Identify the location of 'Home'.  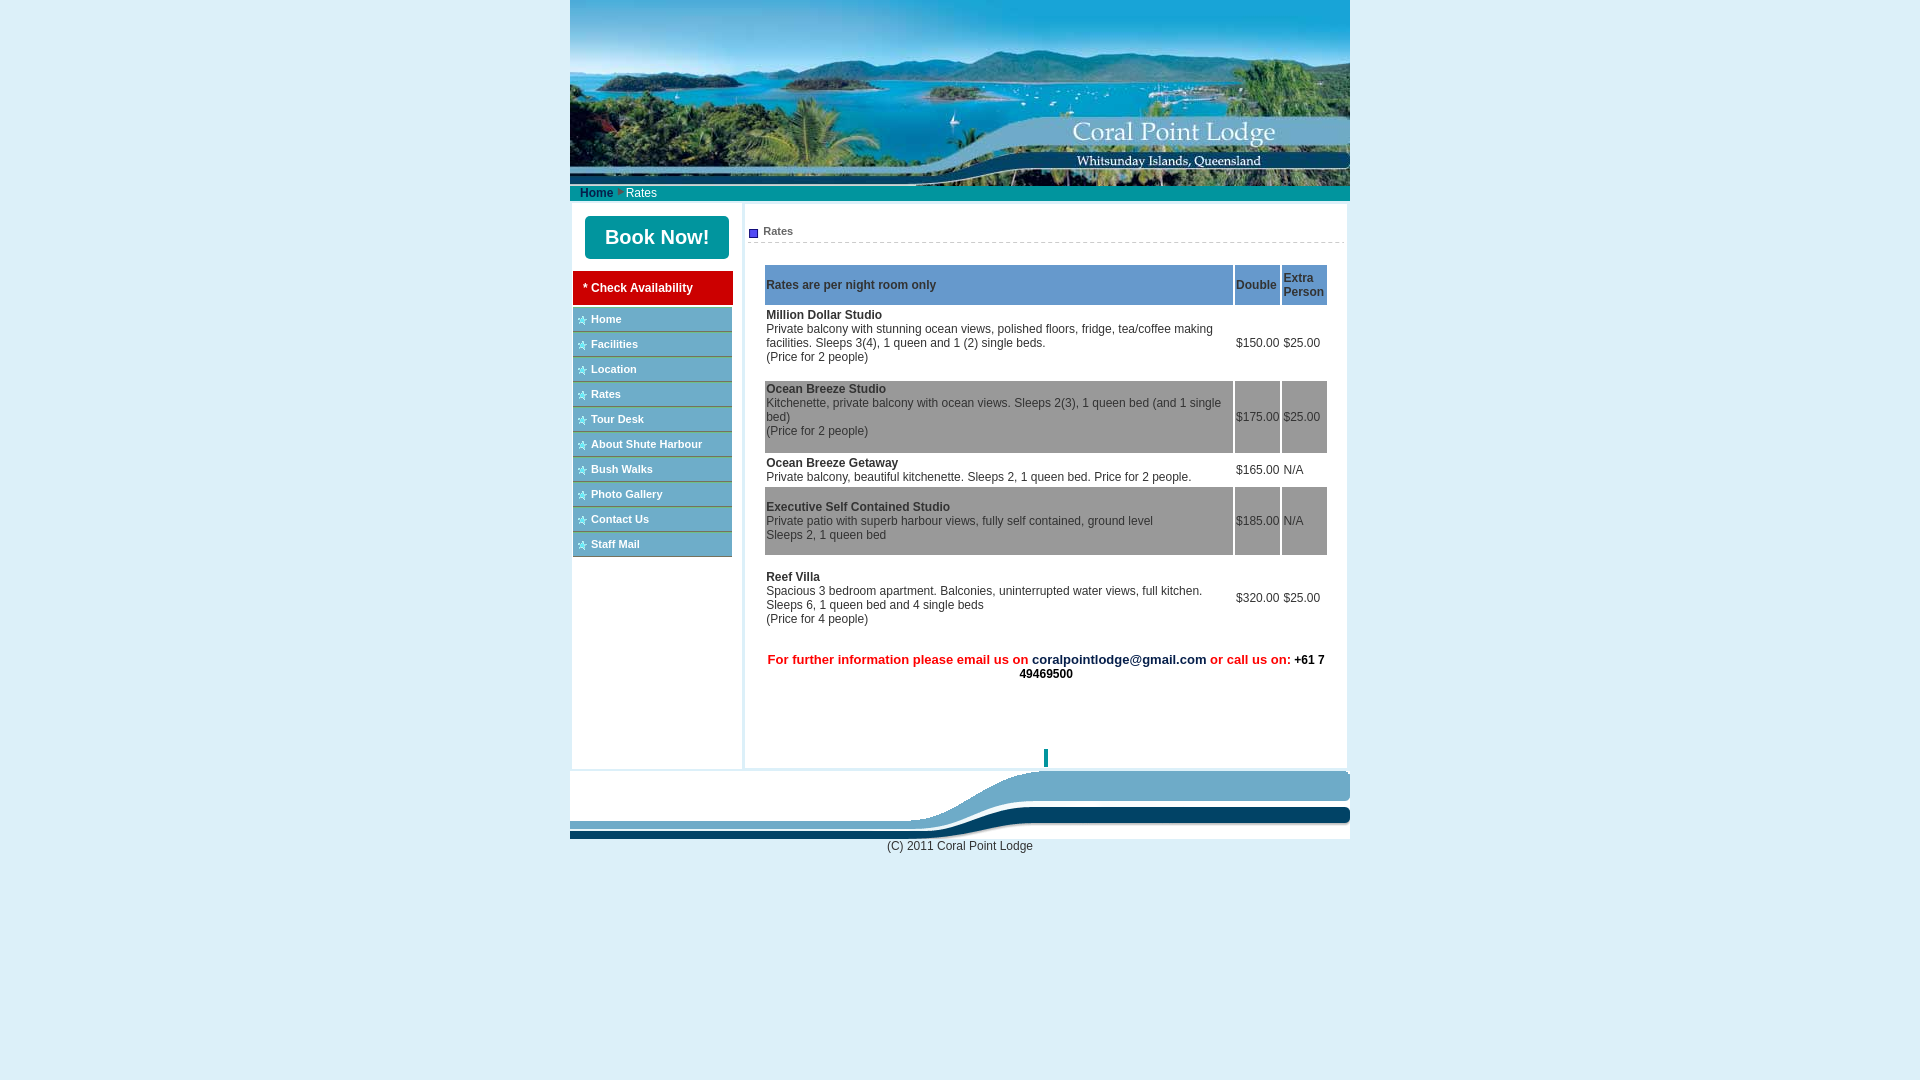
(595, 192).